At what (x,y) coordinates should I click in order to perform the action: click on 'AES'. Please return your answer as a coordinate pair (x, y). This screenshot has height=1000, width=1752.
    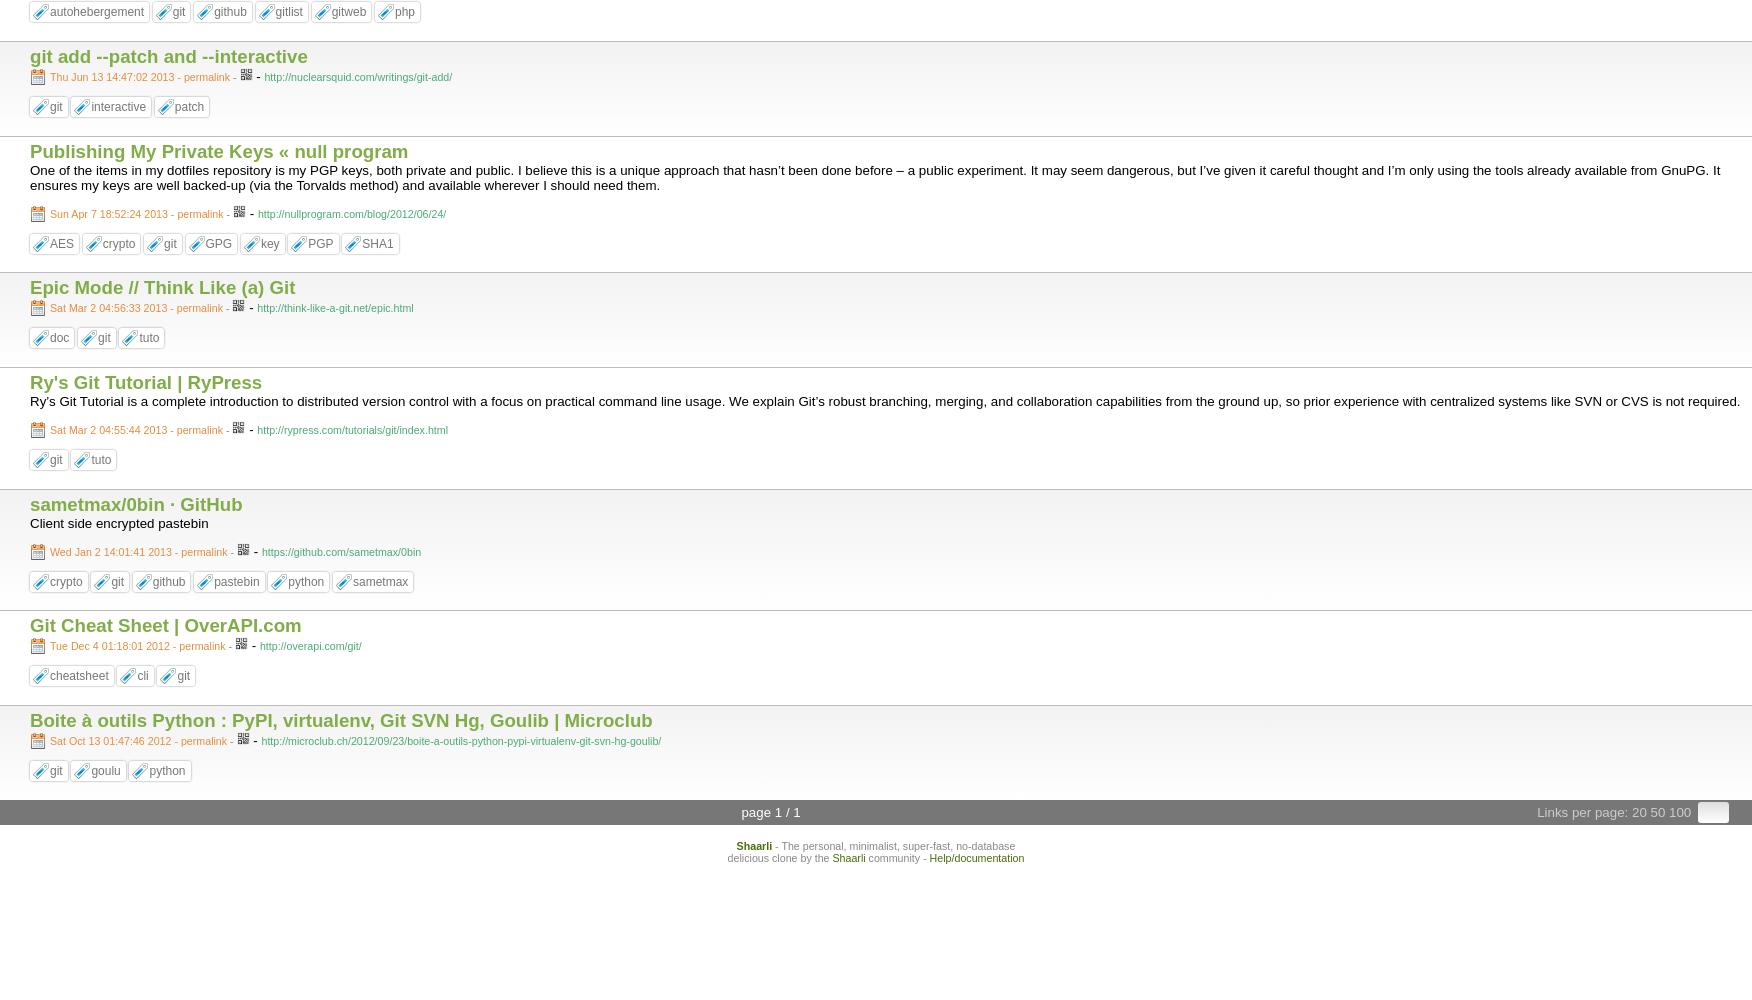
    Looking at the image, I should click on (62, 242).